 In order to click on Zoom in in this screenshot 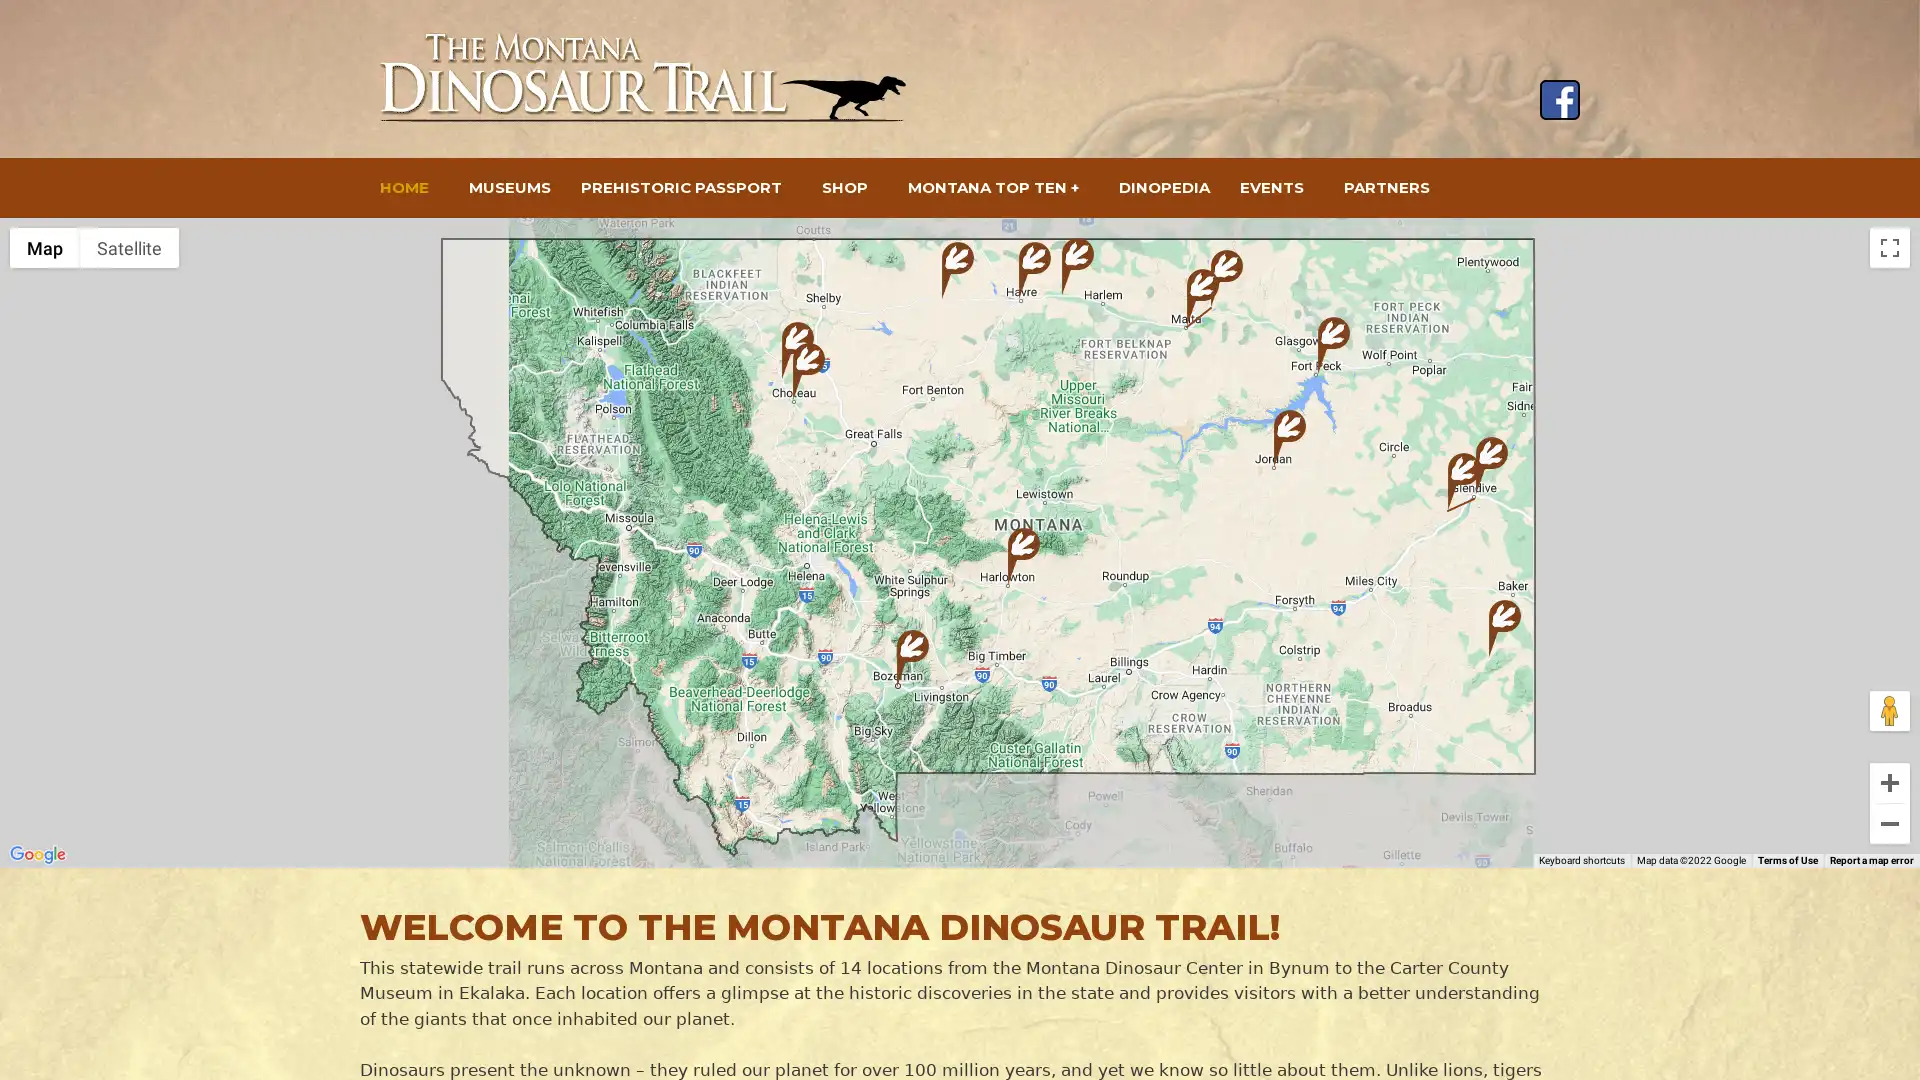, I will do `click(1889, 782)`.